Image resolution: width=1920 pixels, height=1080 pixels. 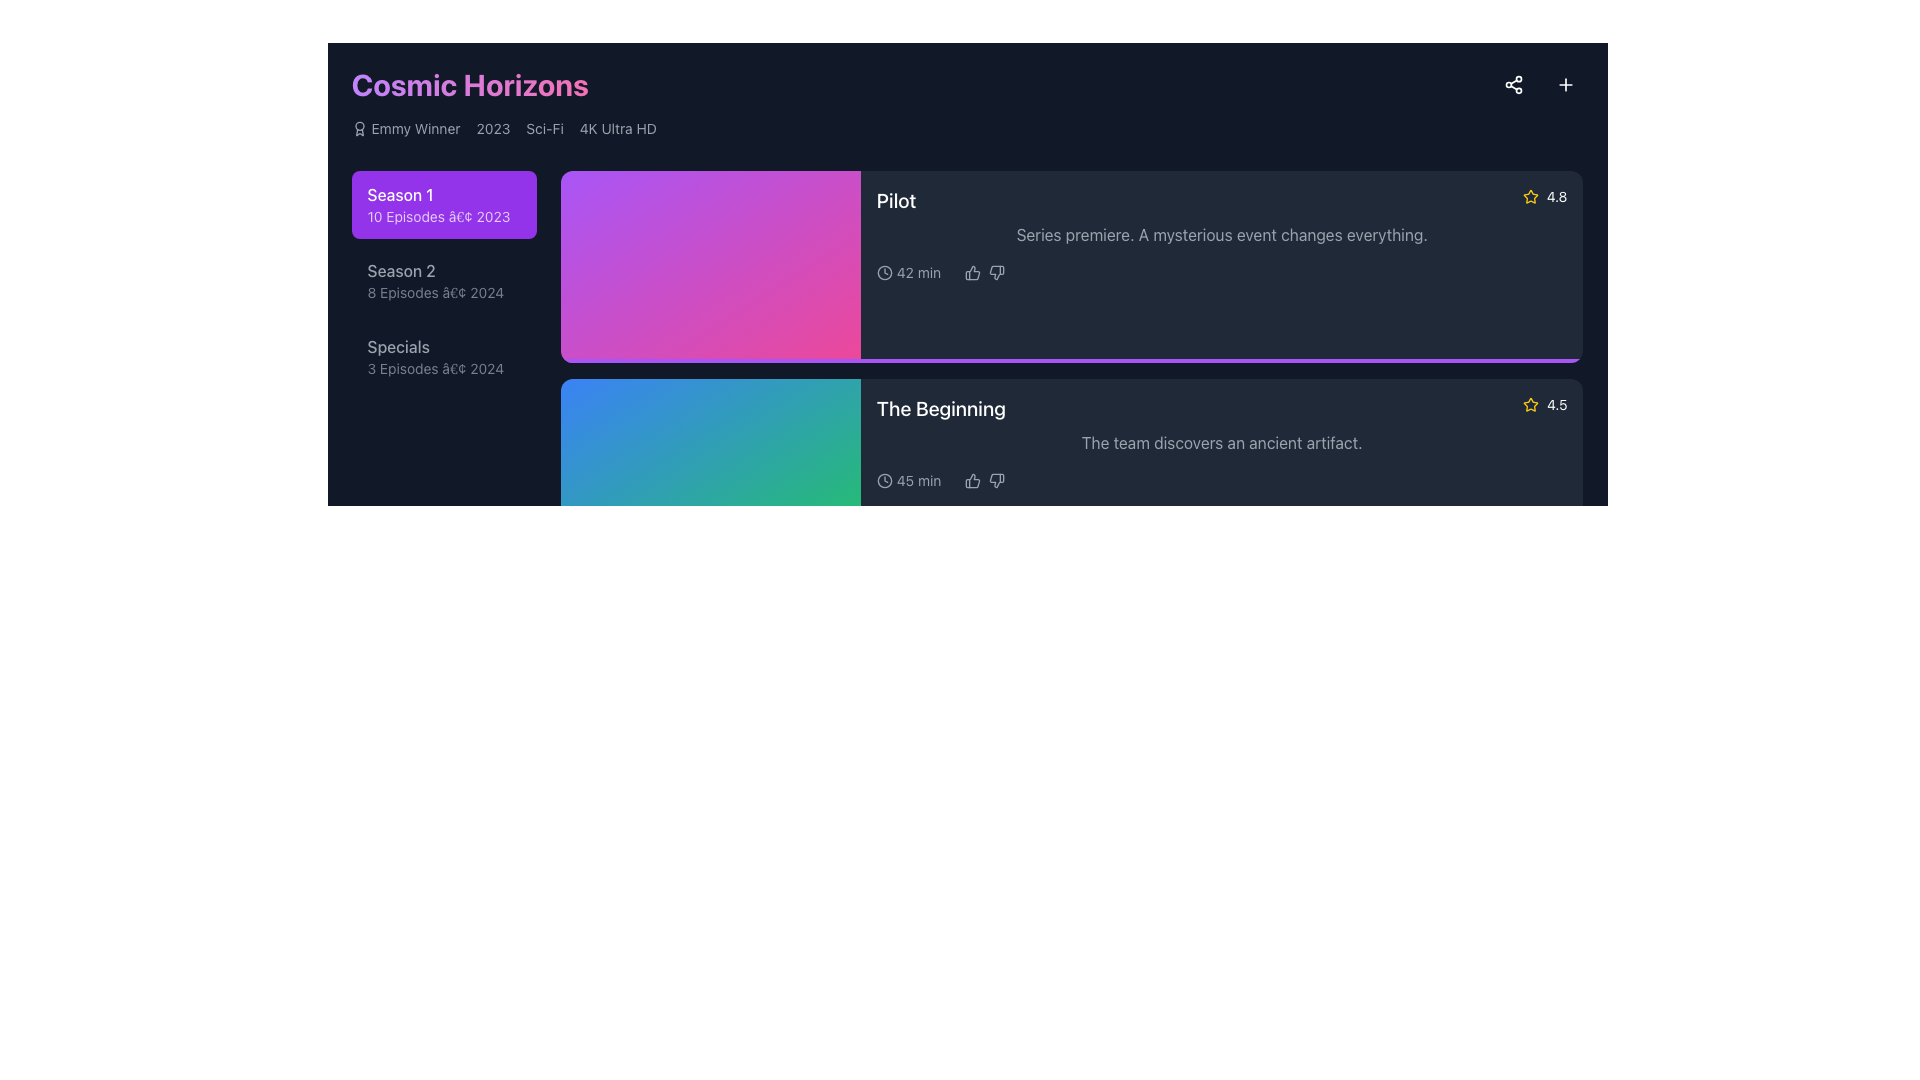 I want to click on the informational label displaying the duration of the episode 'The Beginning', located in the second row of the episode's information panel on the right side, to the left of the thumbs-up and thumbs-down icons, so click(x=908, y=481).